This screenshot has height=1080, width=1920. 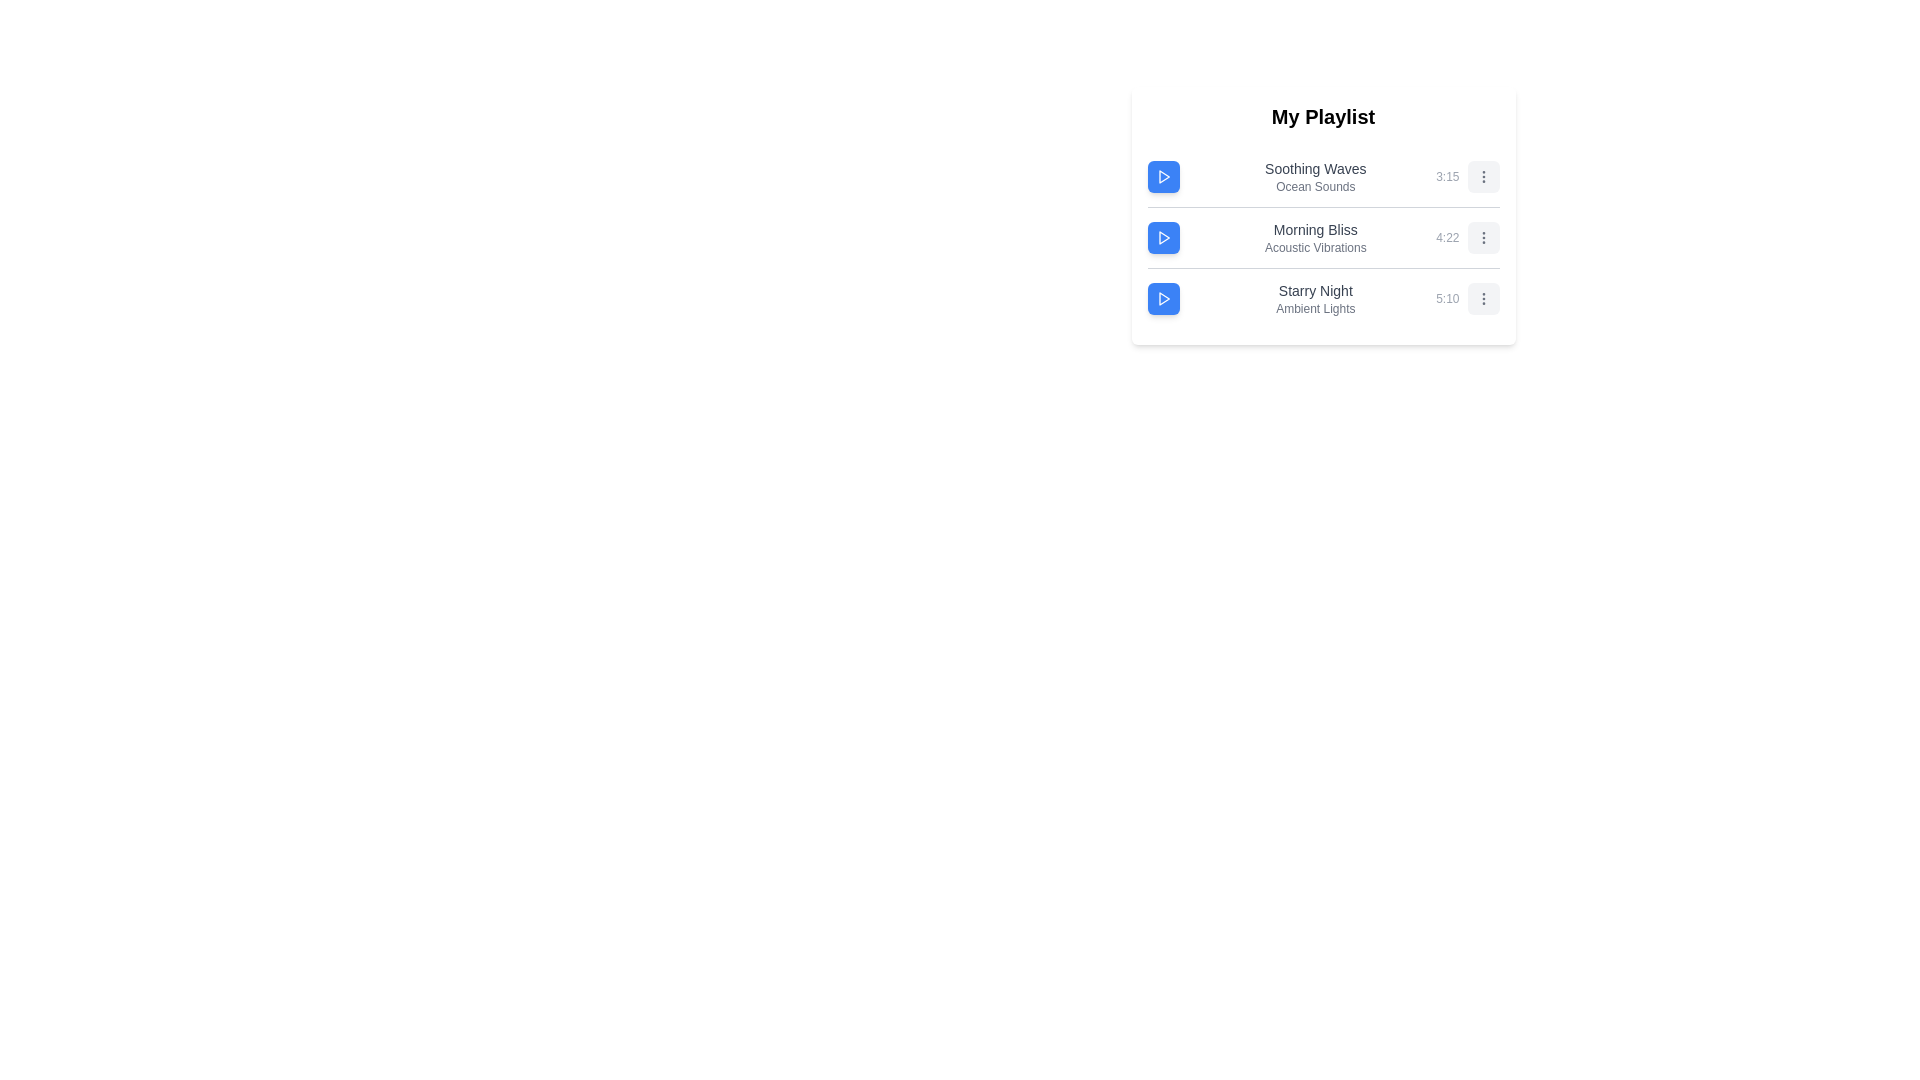 I want to click on the button located at the far right end of the 'Morning Bliss' playlist item, so click(x=1483, y=237).